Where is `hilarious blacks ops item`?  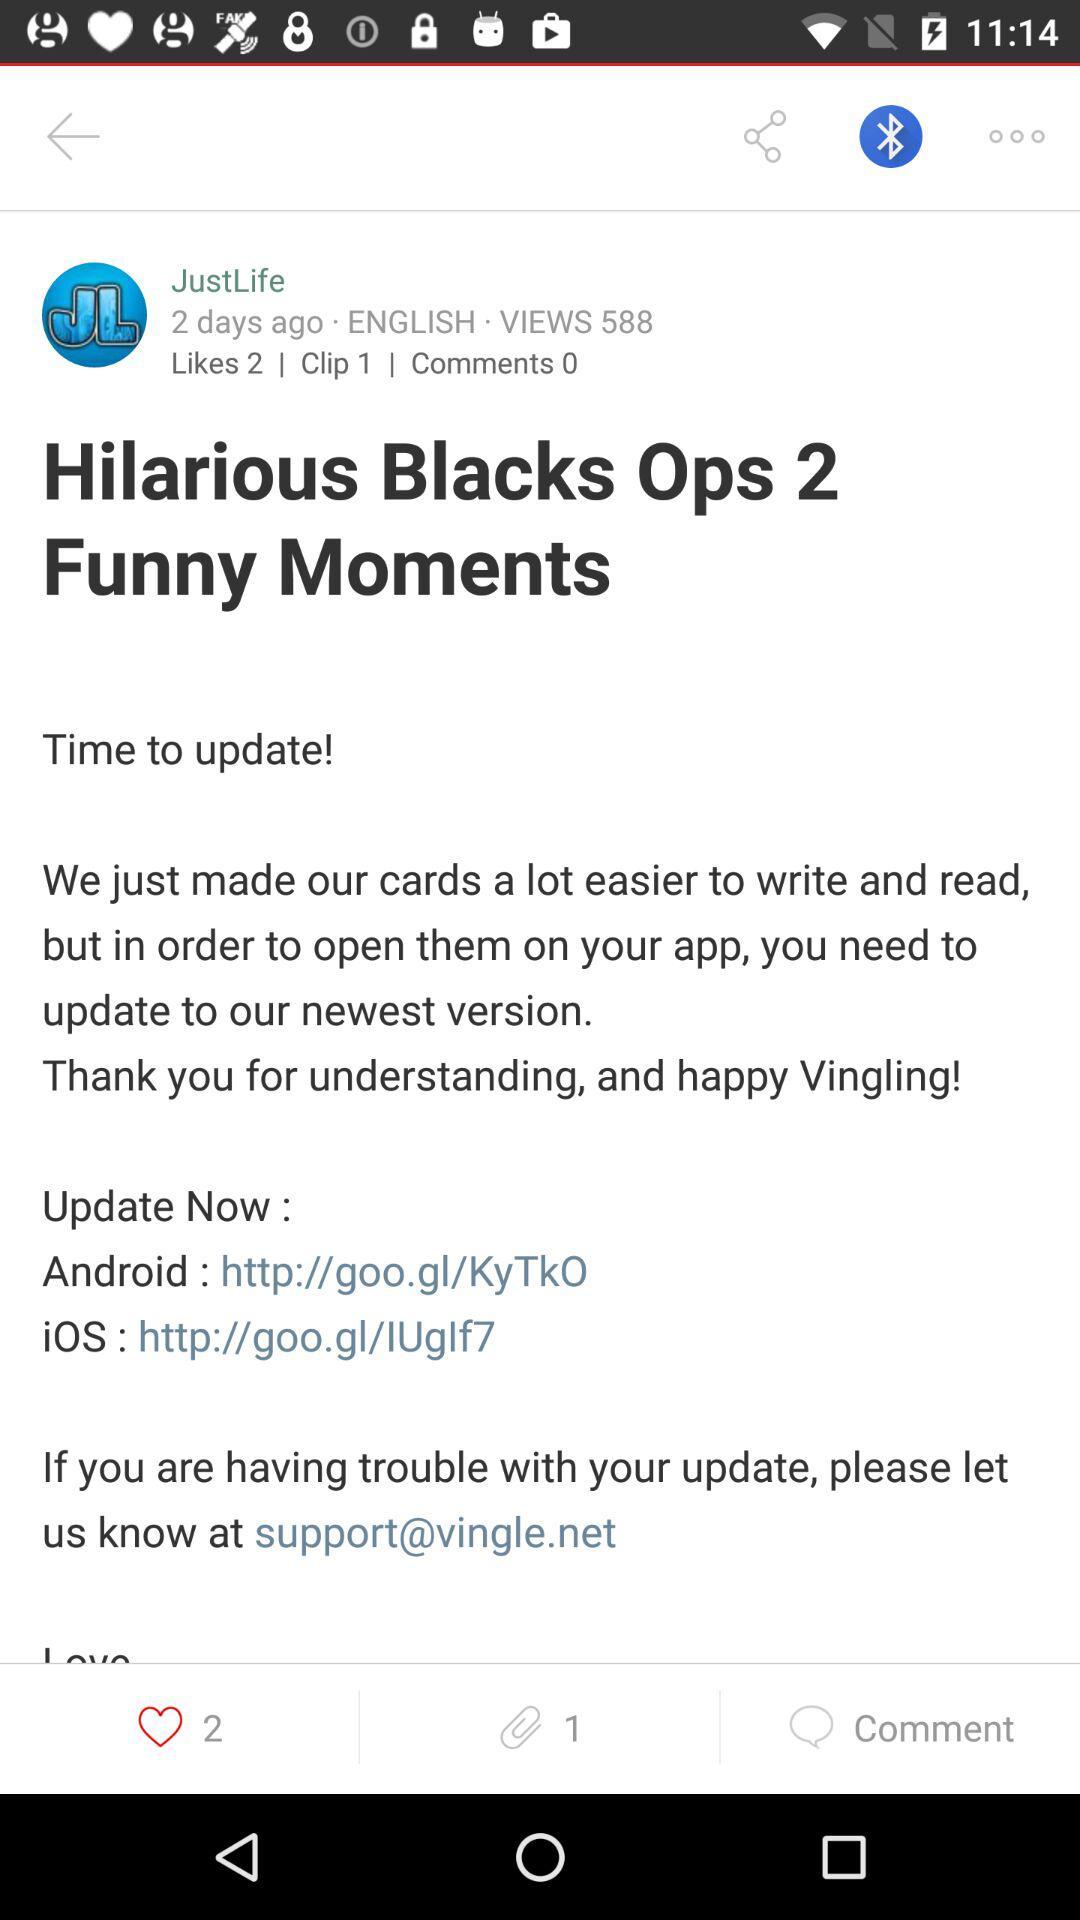
hilarious blacks ops item is located at coordinates (540, 520).